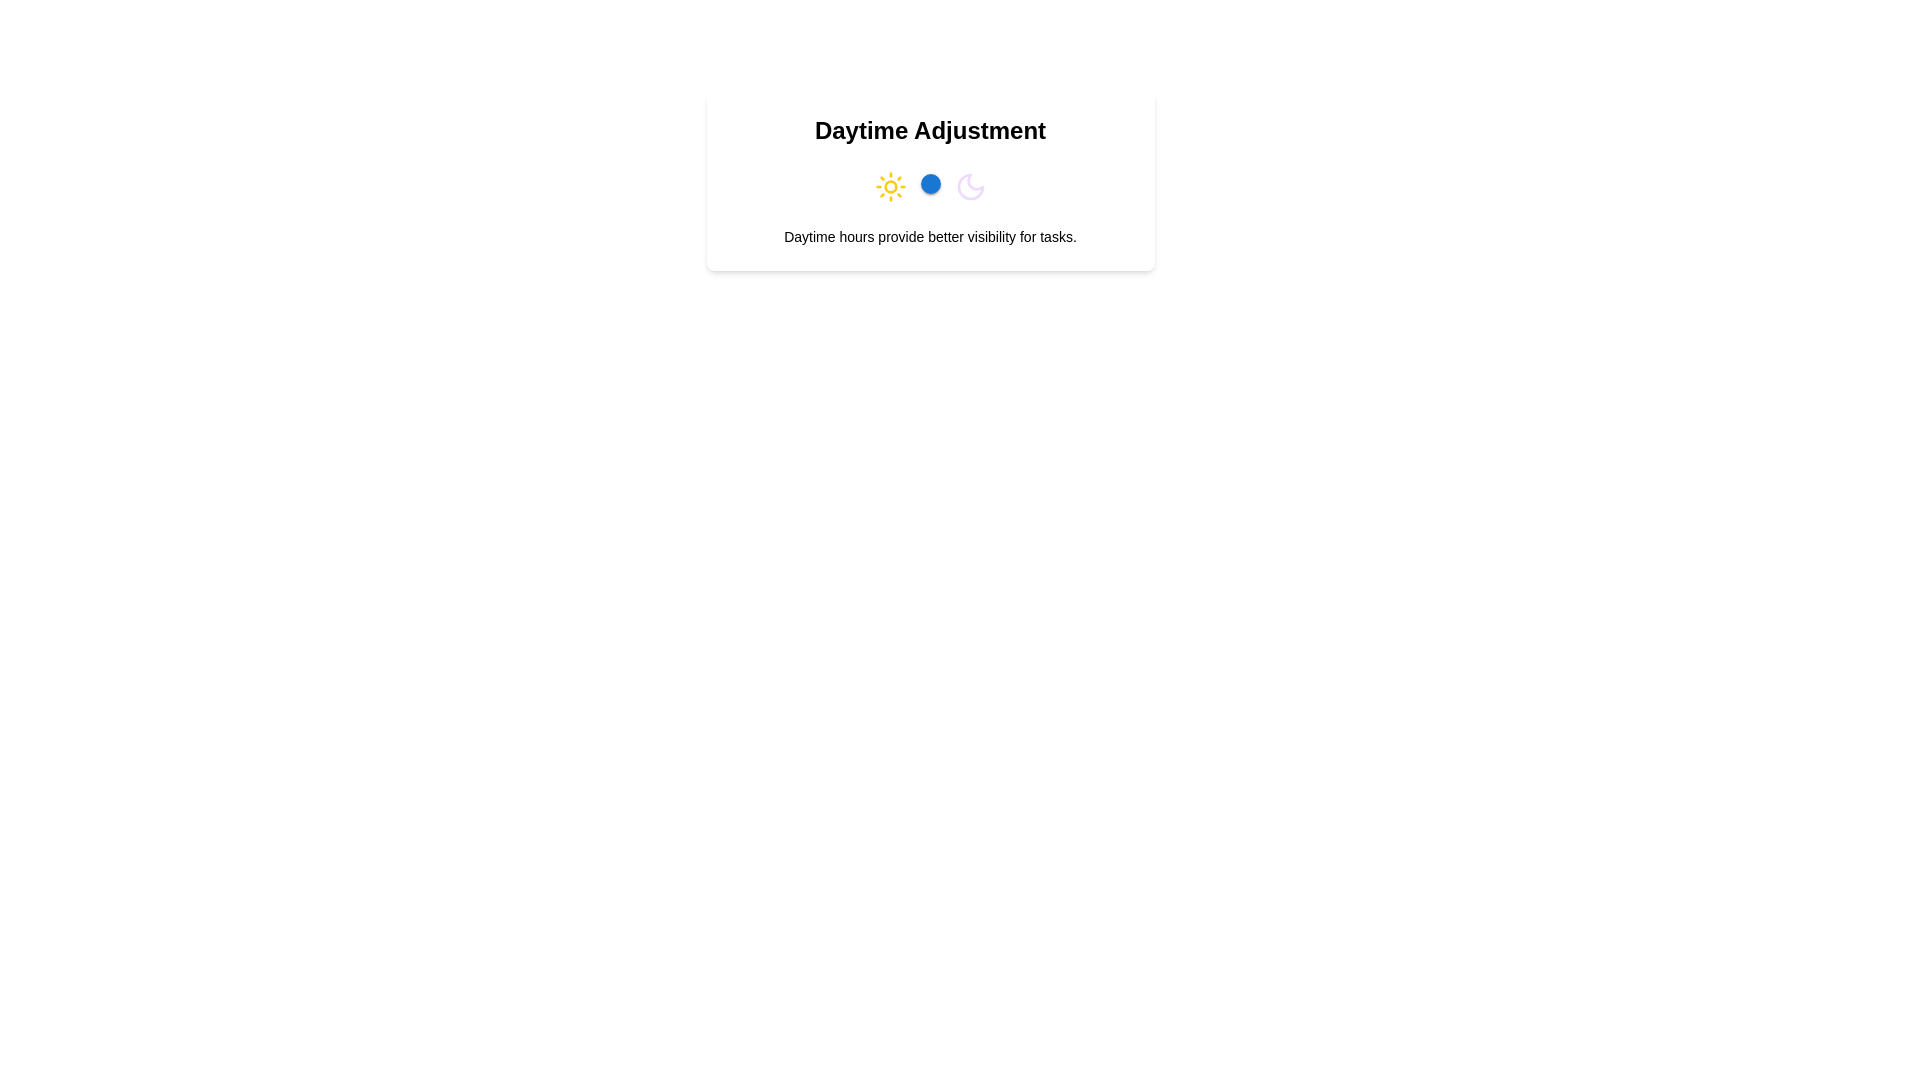 Image resolution: width=1920 pixels, height=1080 pixels. I want to click on the third icon in the horizontal row under 'Daytime Adjustment', so click(970, 186).